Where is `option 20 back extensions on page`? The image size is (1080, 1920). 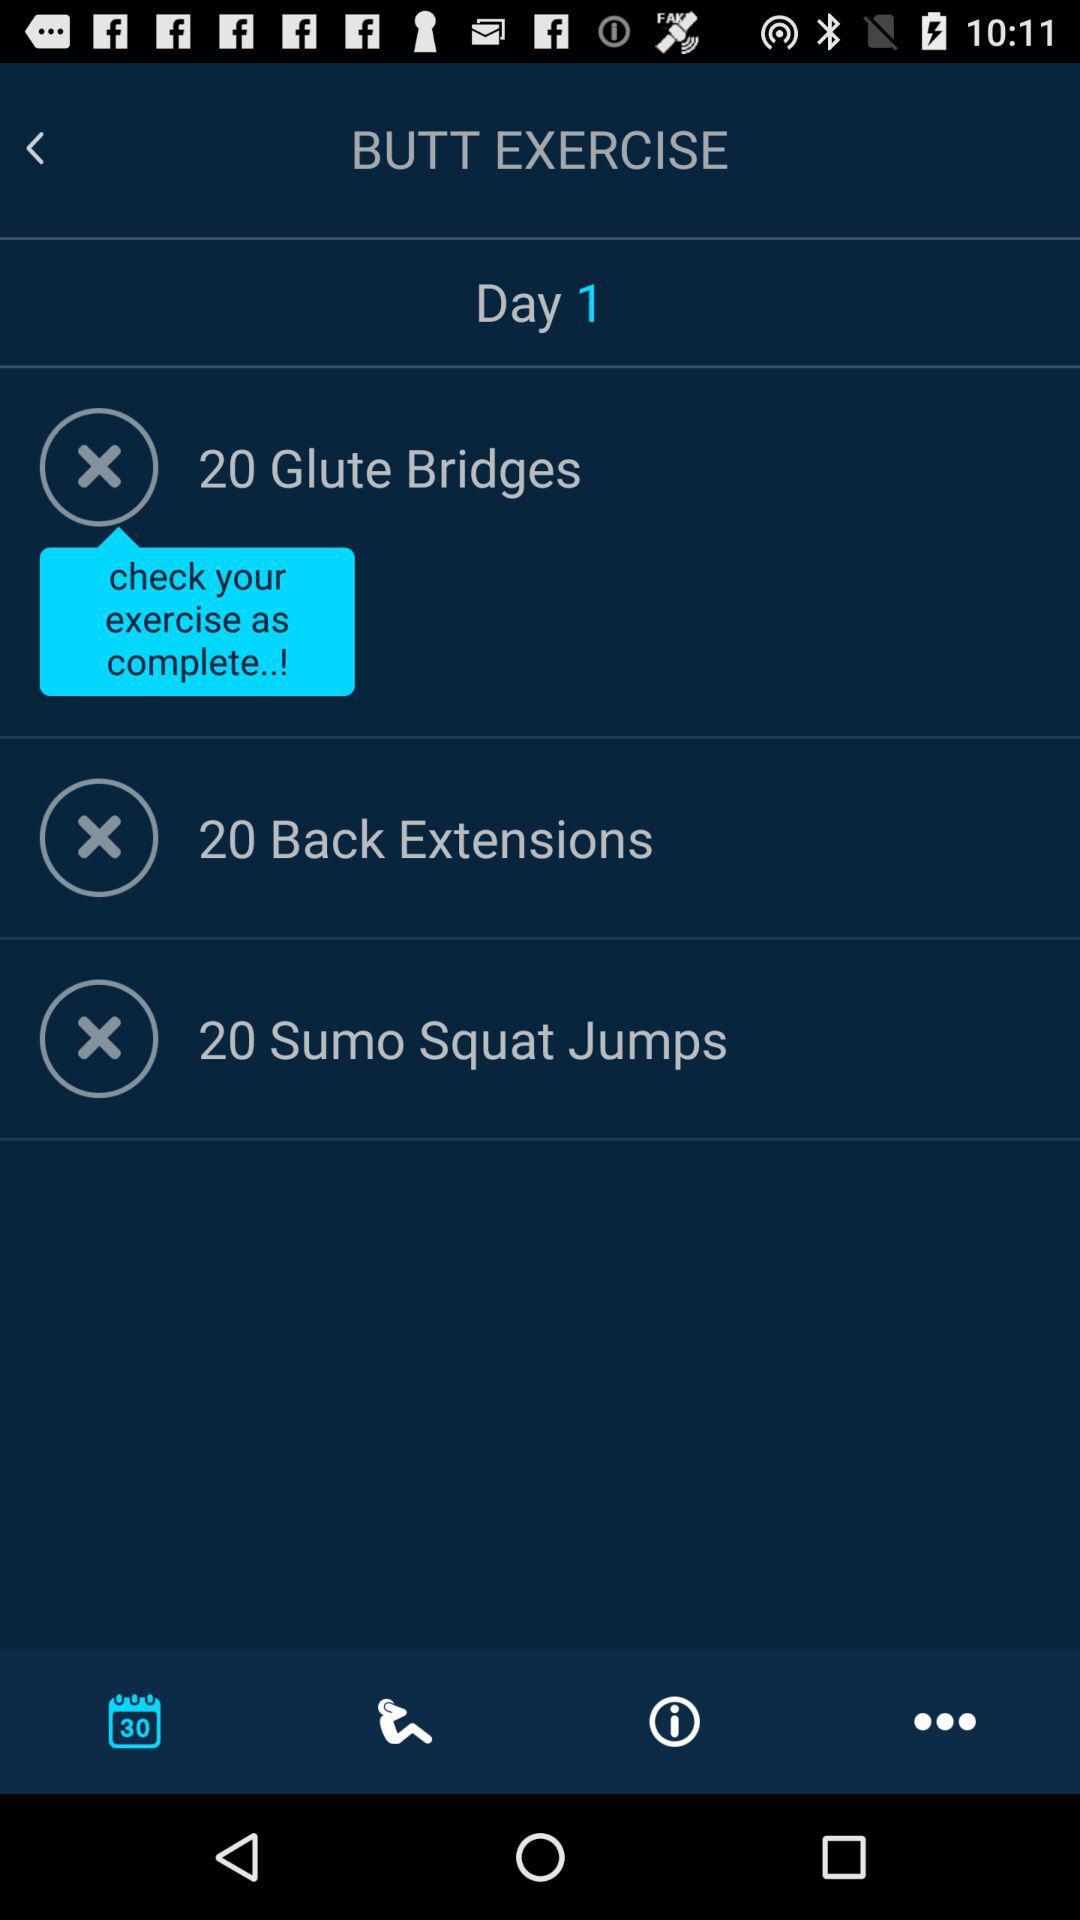
option 20 back extensions on page is located at coordinates (617, 837).